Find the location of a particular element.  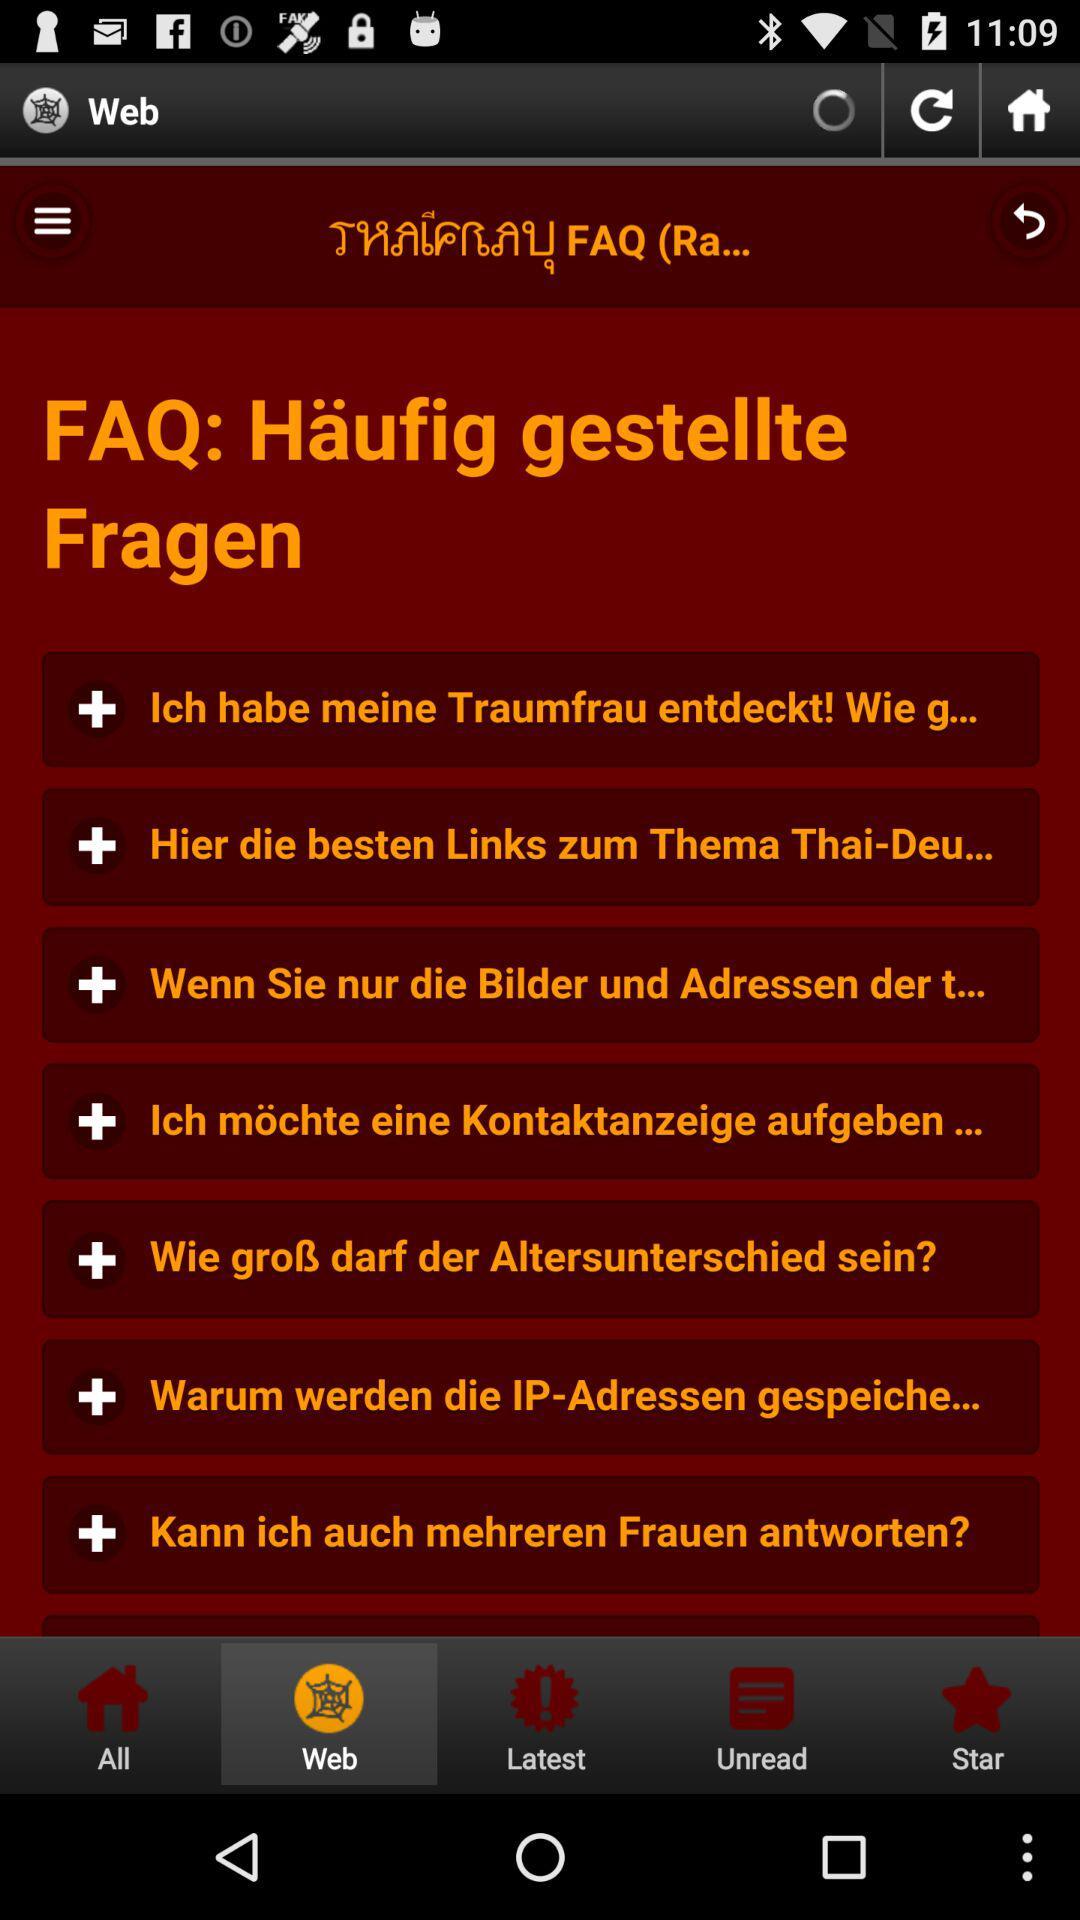

refresh page is located at coordinates (931, 109).